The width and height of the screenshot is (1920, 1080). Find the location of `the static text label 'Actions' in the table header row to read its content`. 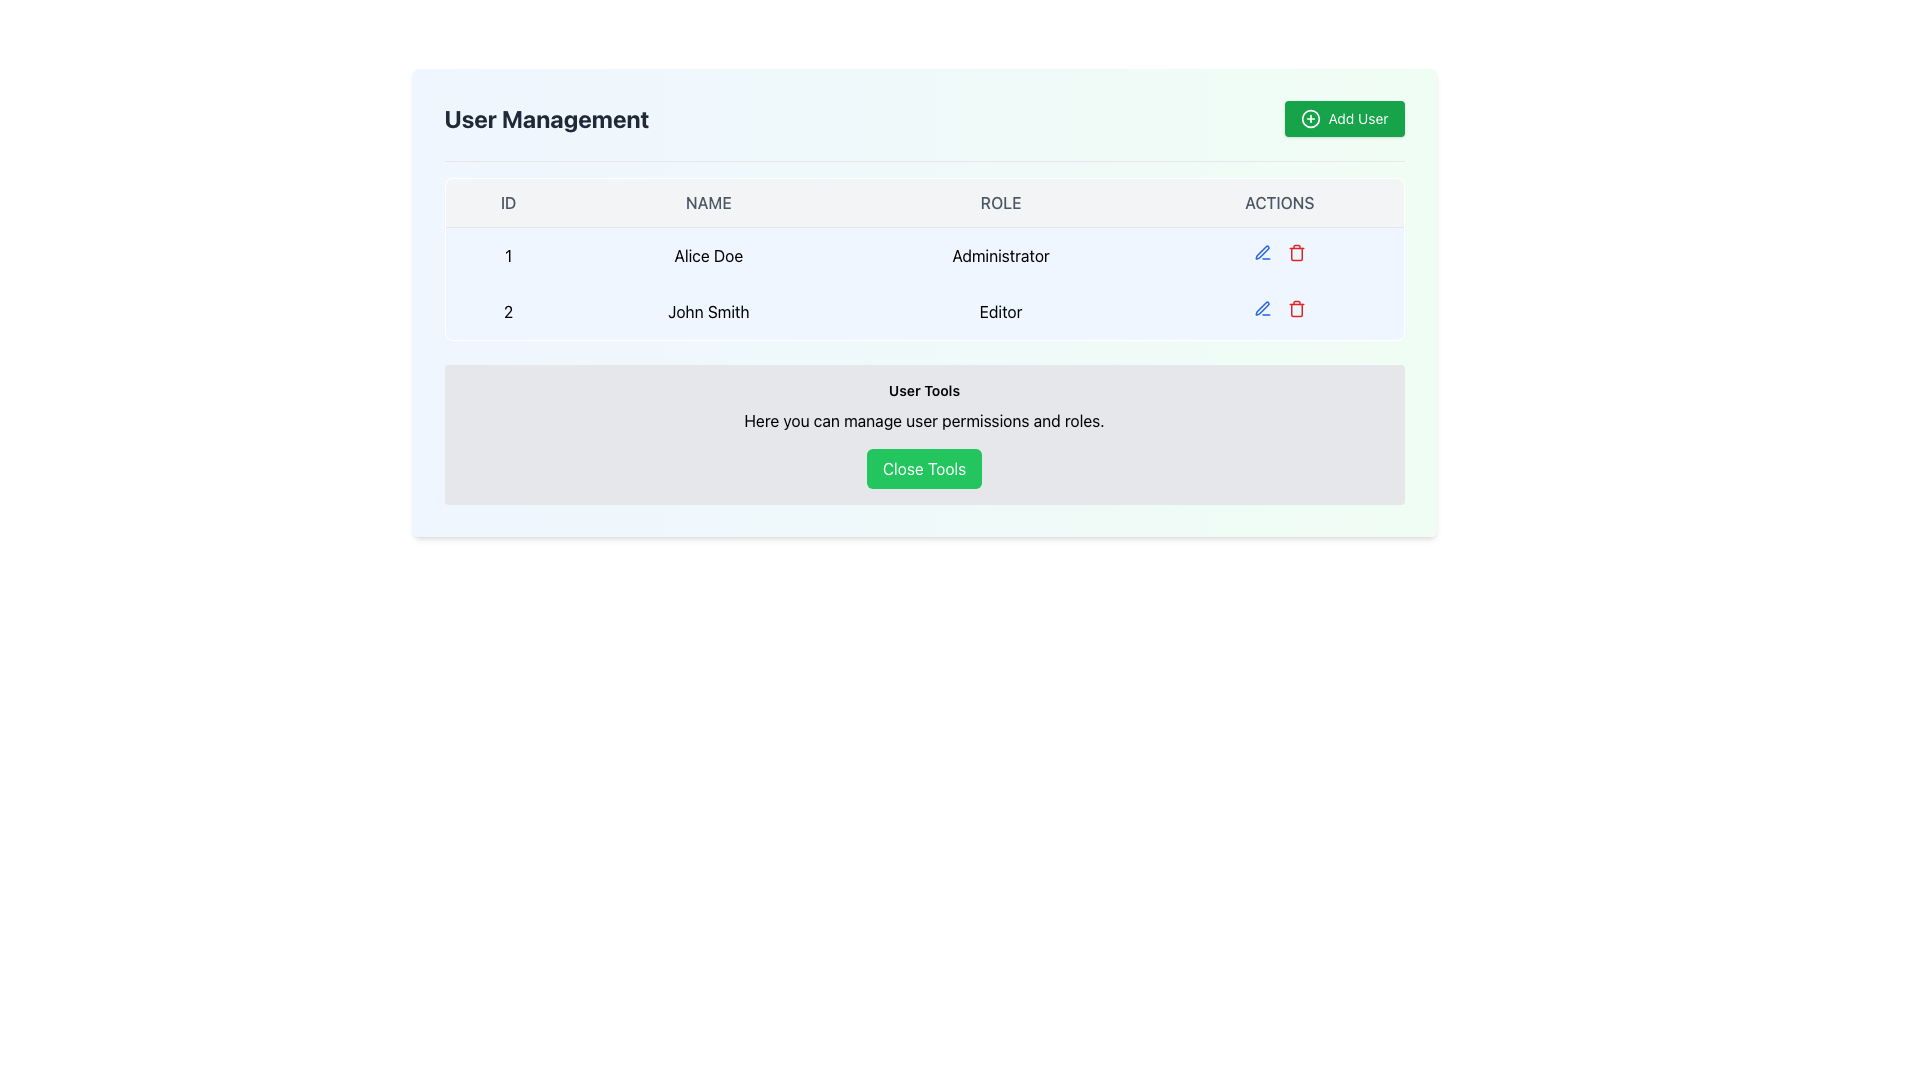

the static text label 'Actions' in the table header row to read its content is located at coordinates (1280, 203).